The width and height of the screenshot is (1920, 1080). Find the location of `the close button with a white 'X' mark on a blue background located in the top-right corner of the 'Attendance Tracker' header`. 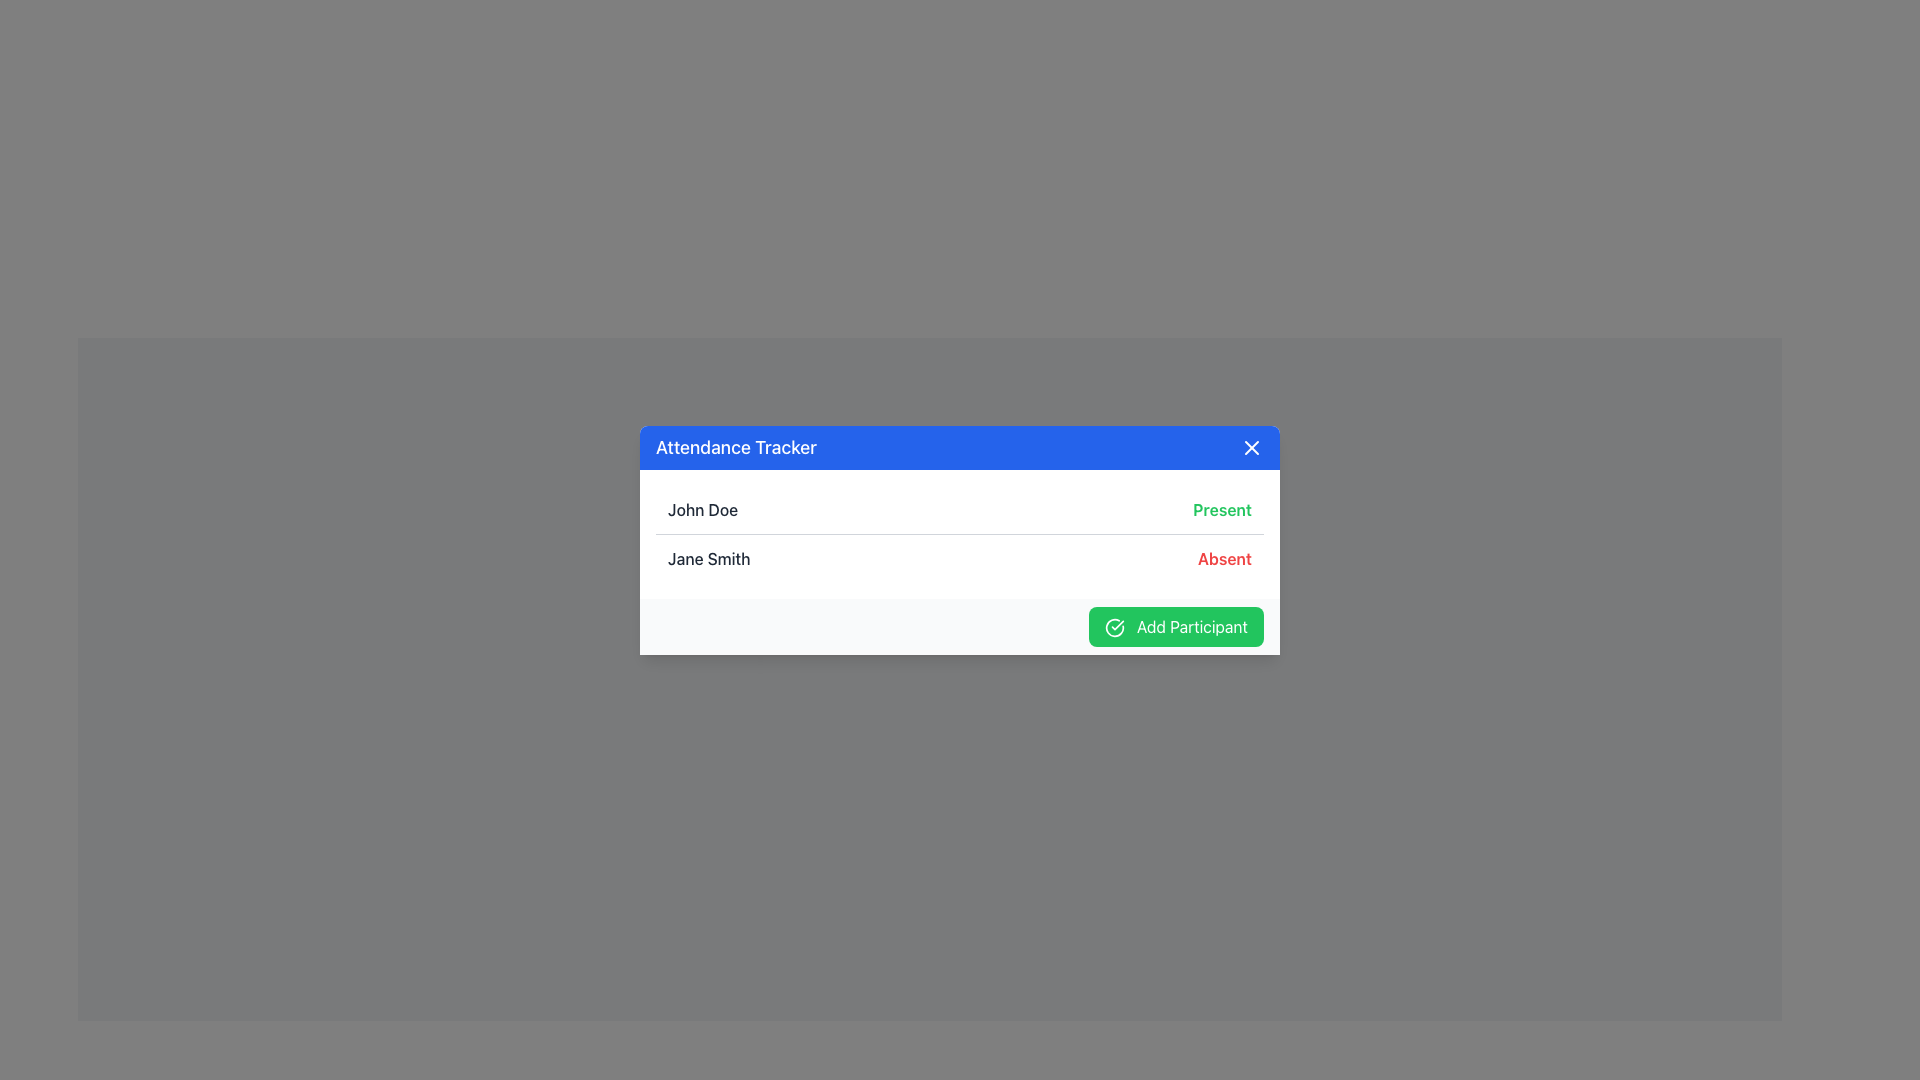

the close button with a white 'X' mark on a blue background located in the top-right corner of the 'Attendance Tracker' header is located at coordinates (1251, 446).